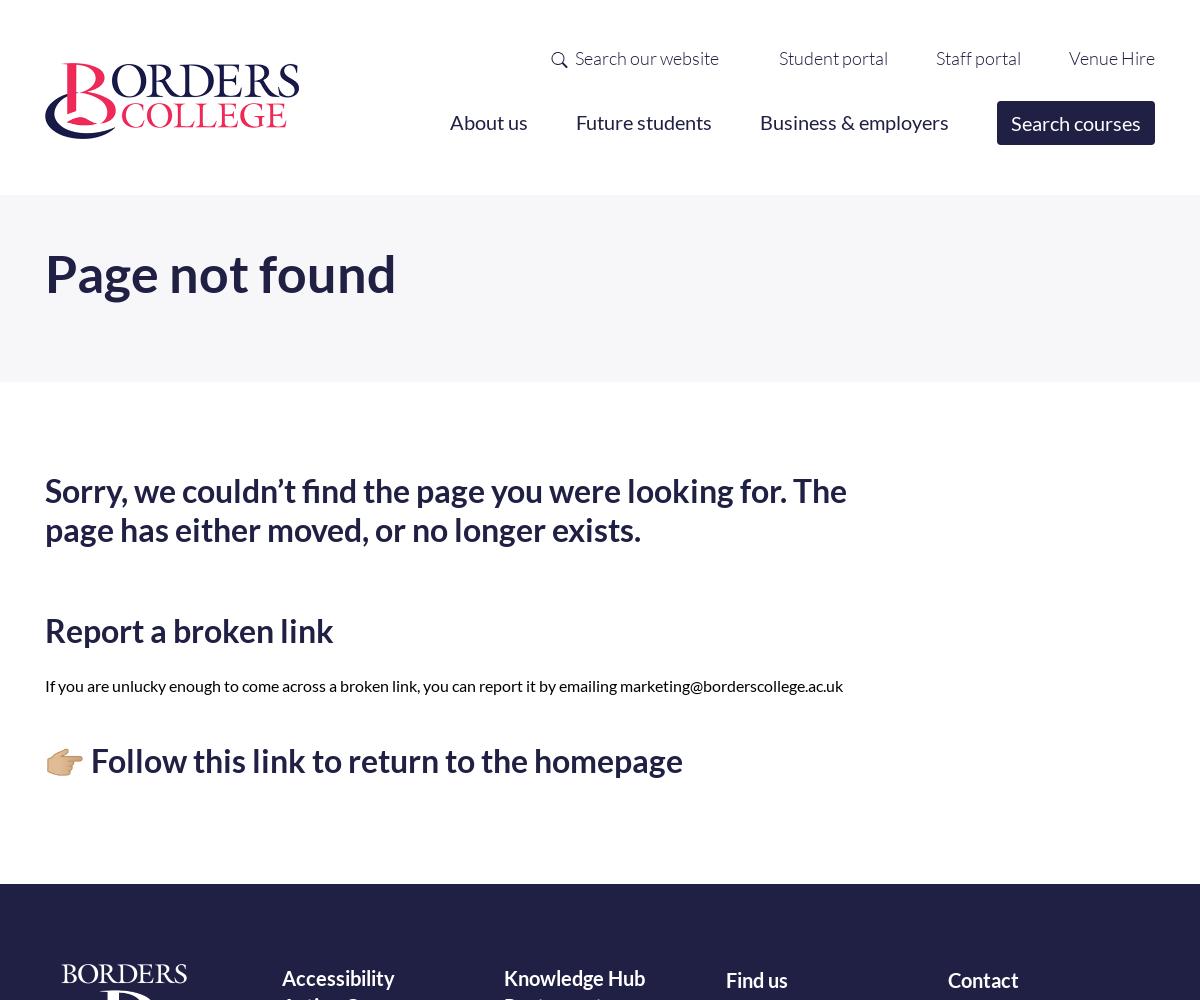 This screenshot has width=1200, height=1000. I want to click on 'Student portal', so click(832, 57).